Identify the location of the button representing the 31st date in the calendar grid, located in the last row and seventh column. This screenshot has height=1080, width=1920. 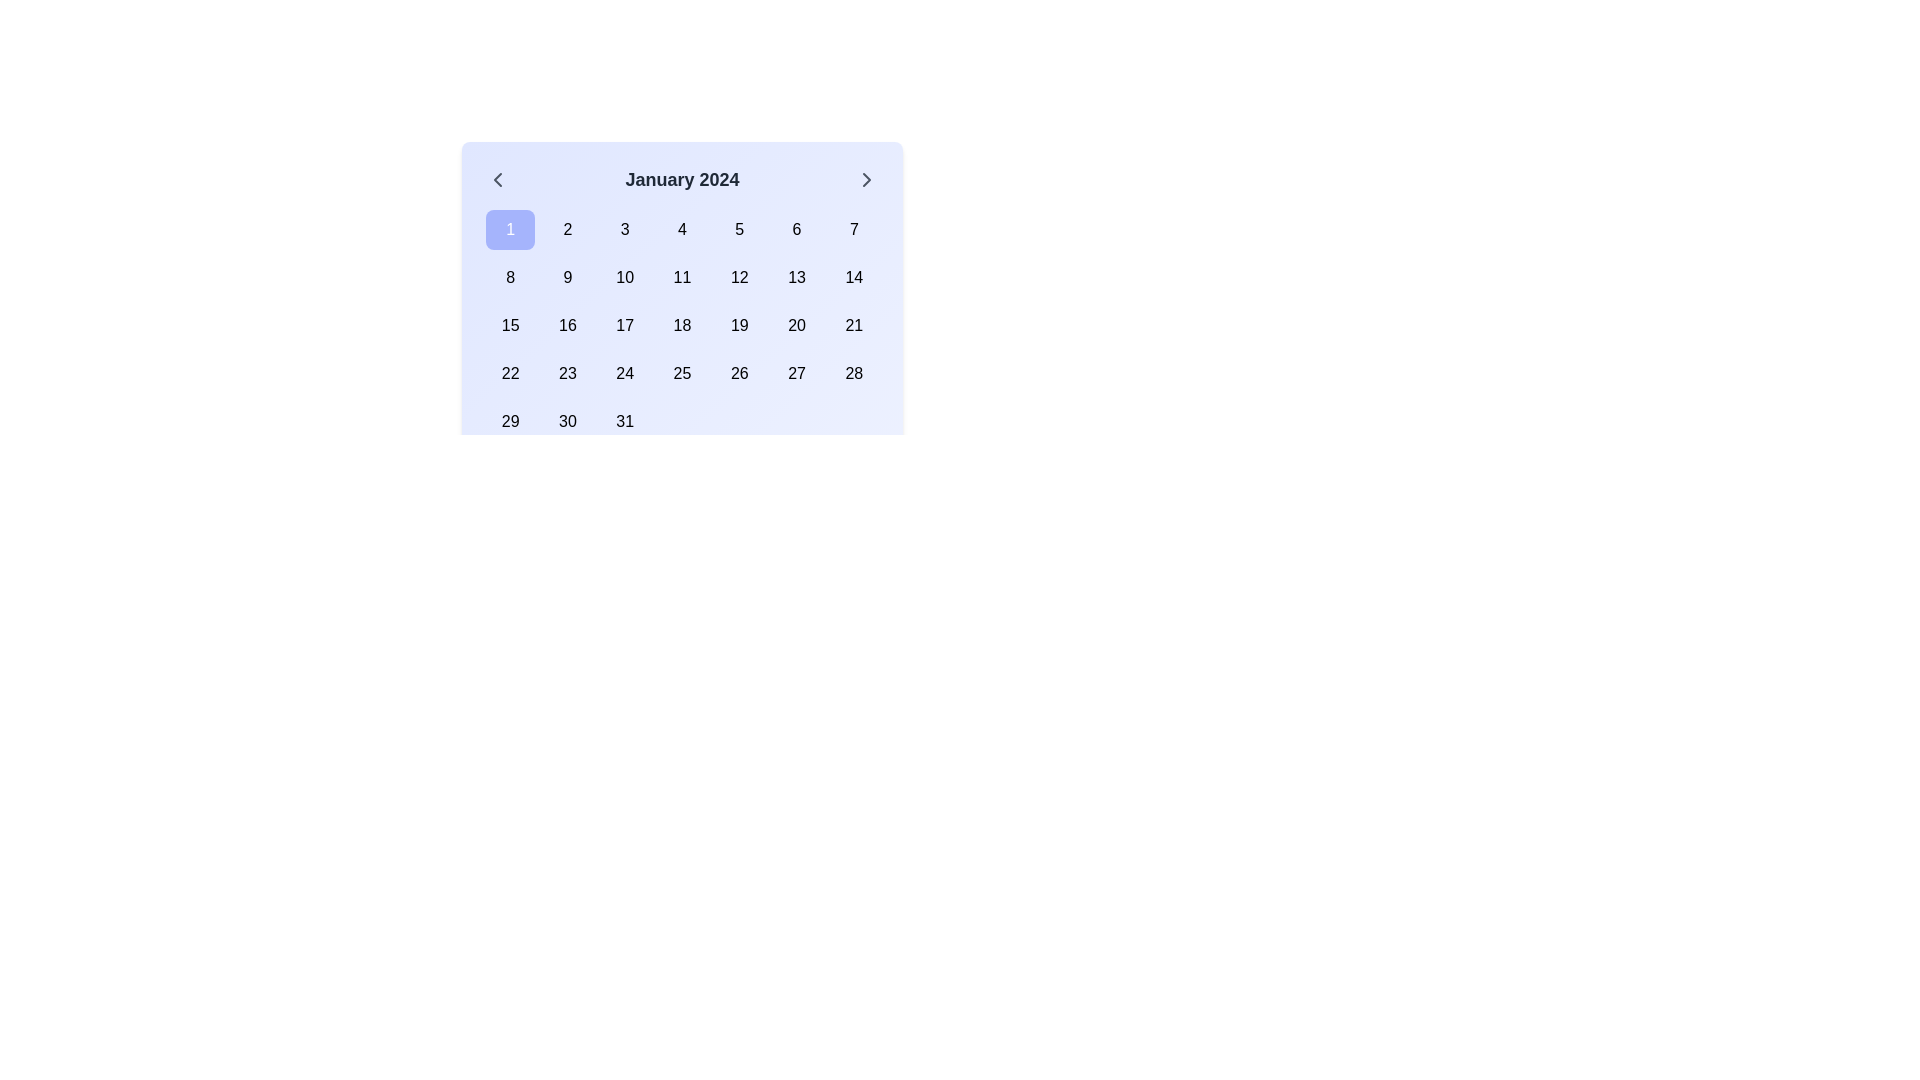
(623, 420).